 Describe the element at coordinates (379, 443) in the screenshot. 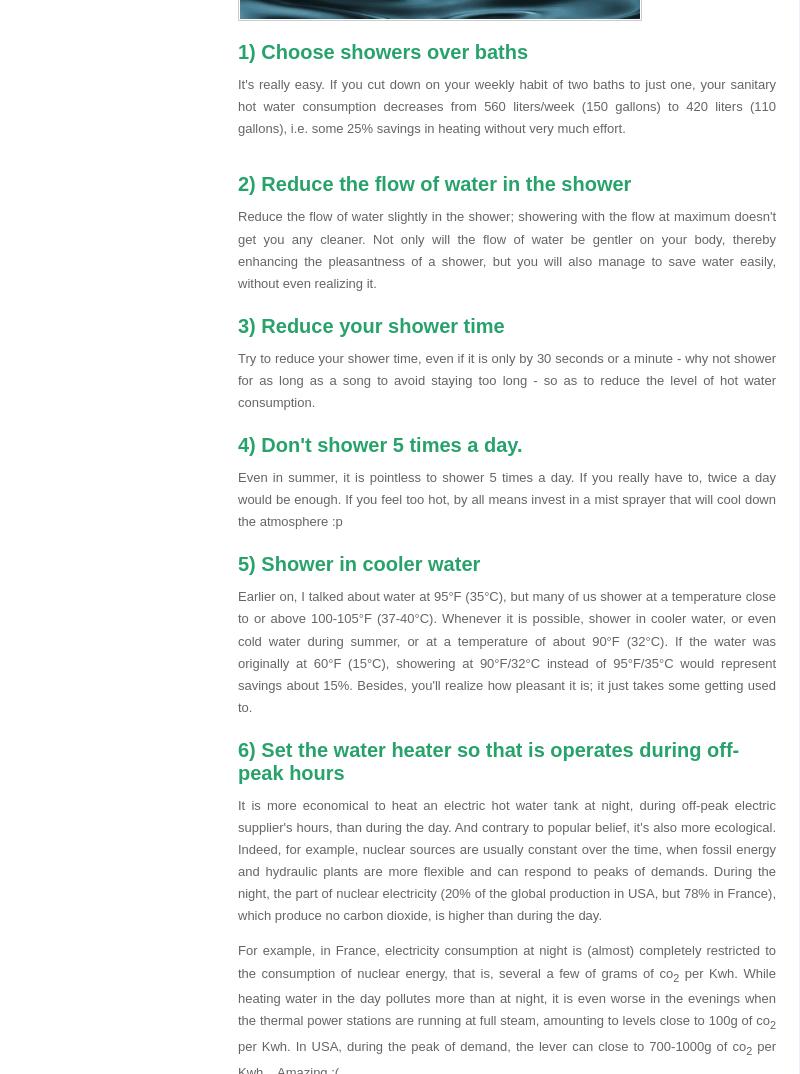

I see `'4) Don't shower 5 times a day.'` at that location.